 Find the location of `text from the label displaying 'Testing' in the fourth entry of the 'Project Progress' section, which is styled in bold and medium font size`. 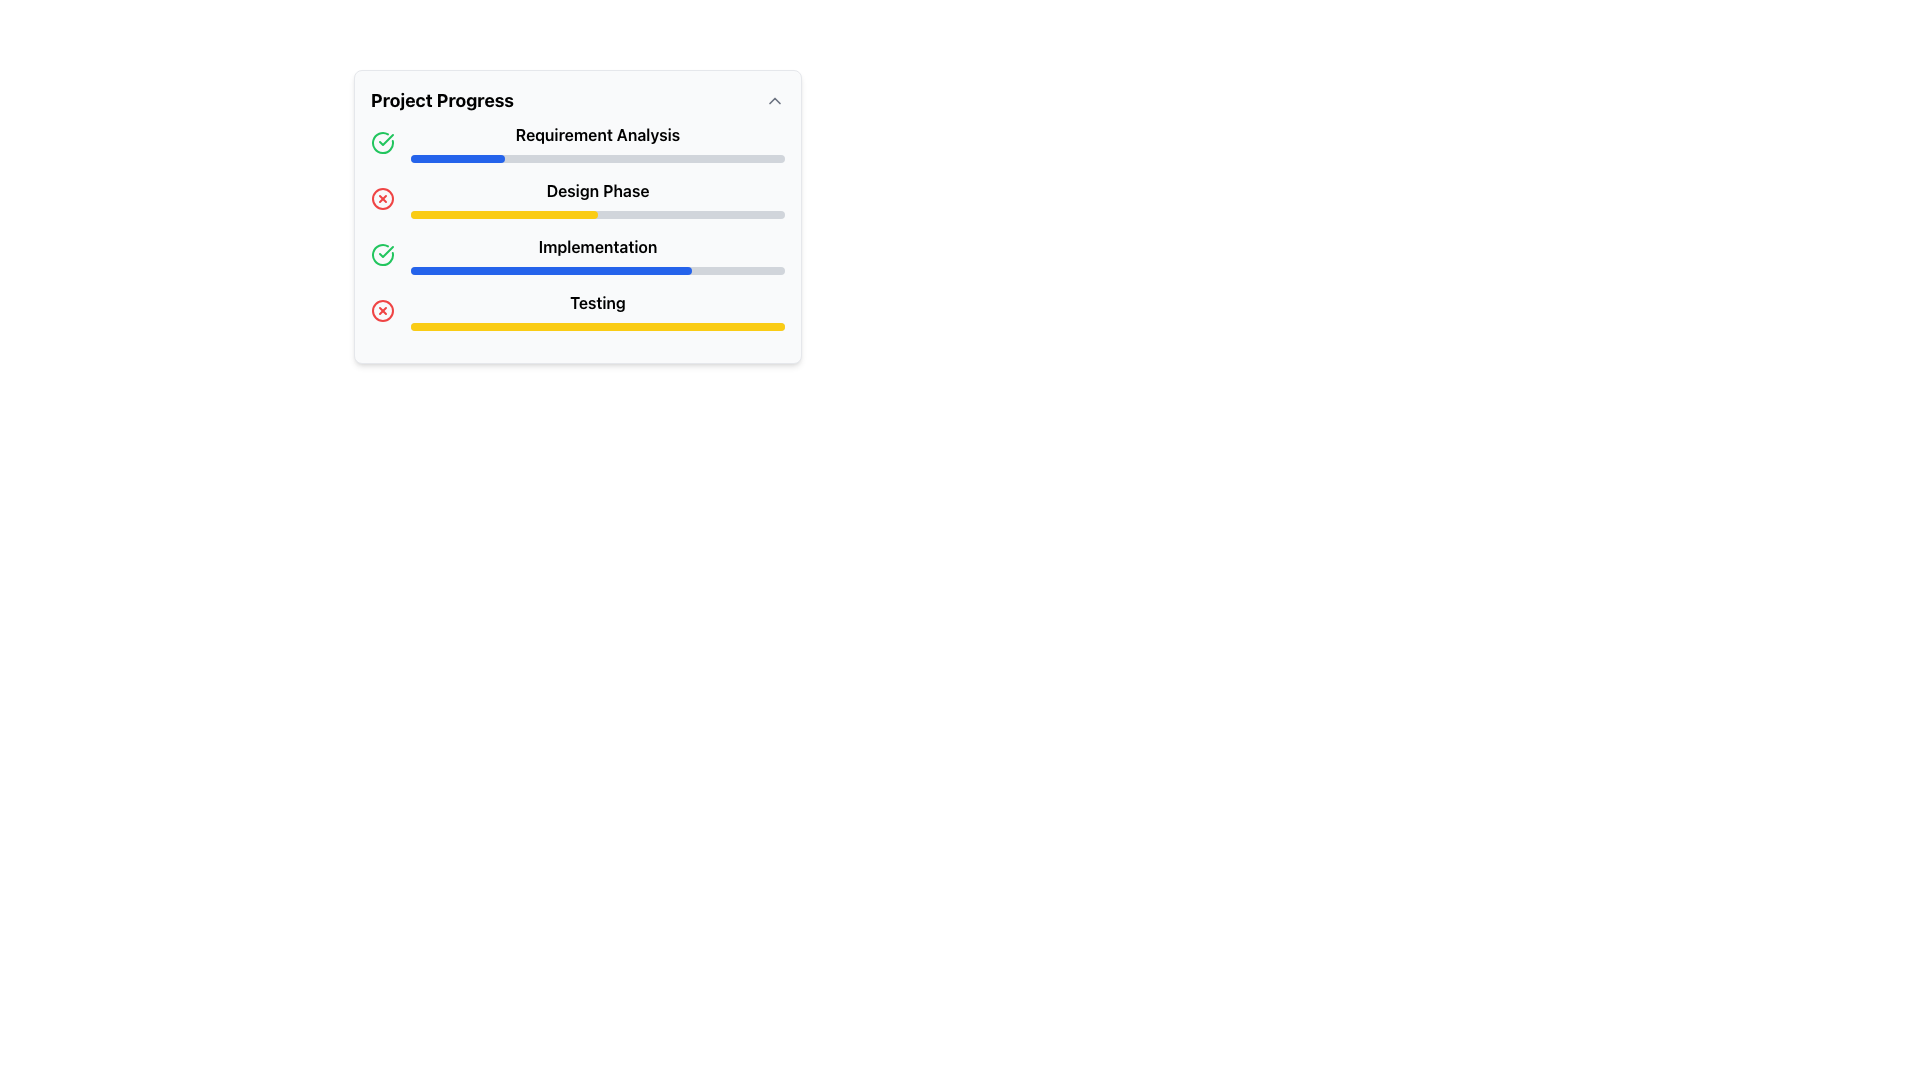

text from the label displaying 'Testing' in the fourth entry of the 'Project Progress' section, which is styled in bold and medium font size is located at coordinates (597, 303).